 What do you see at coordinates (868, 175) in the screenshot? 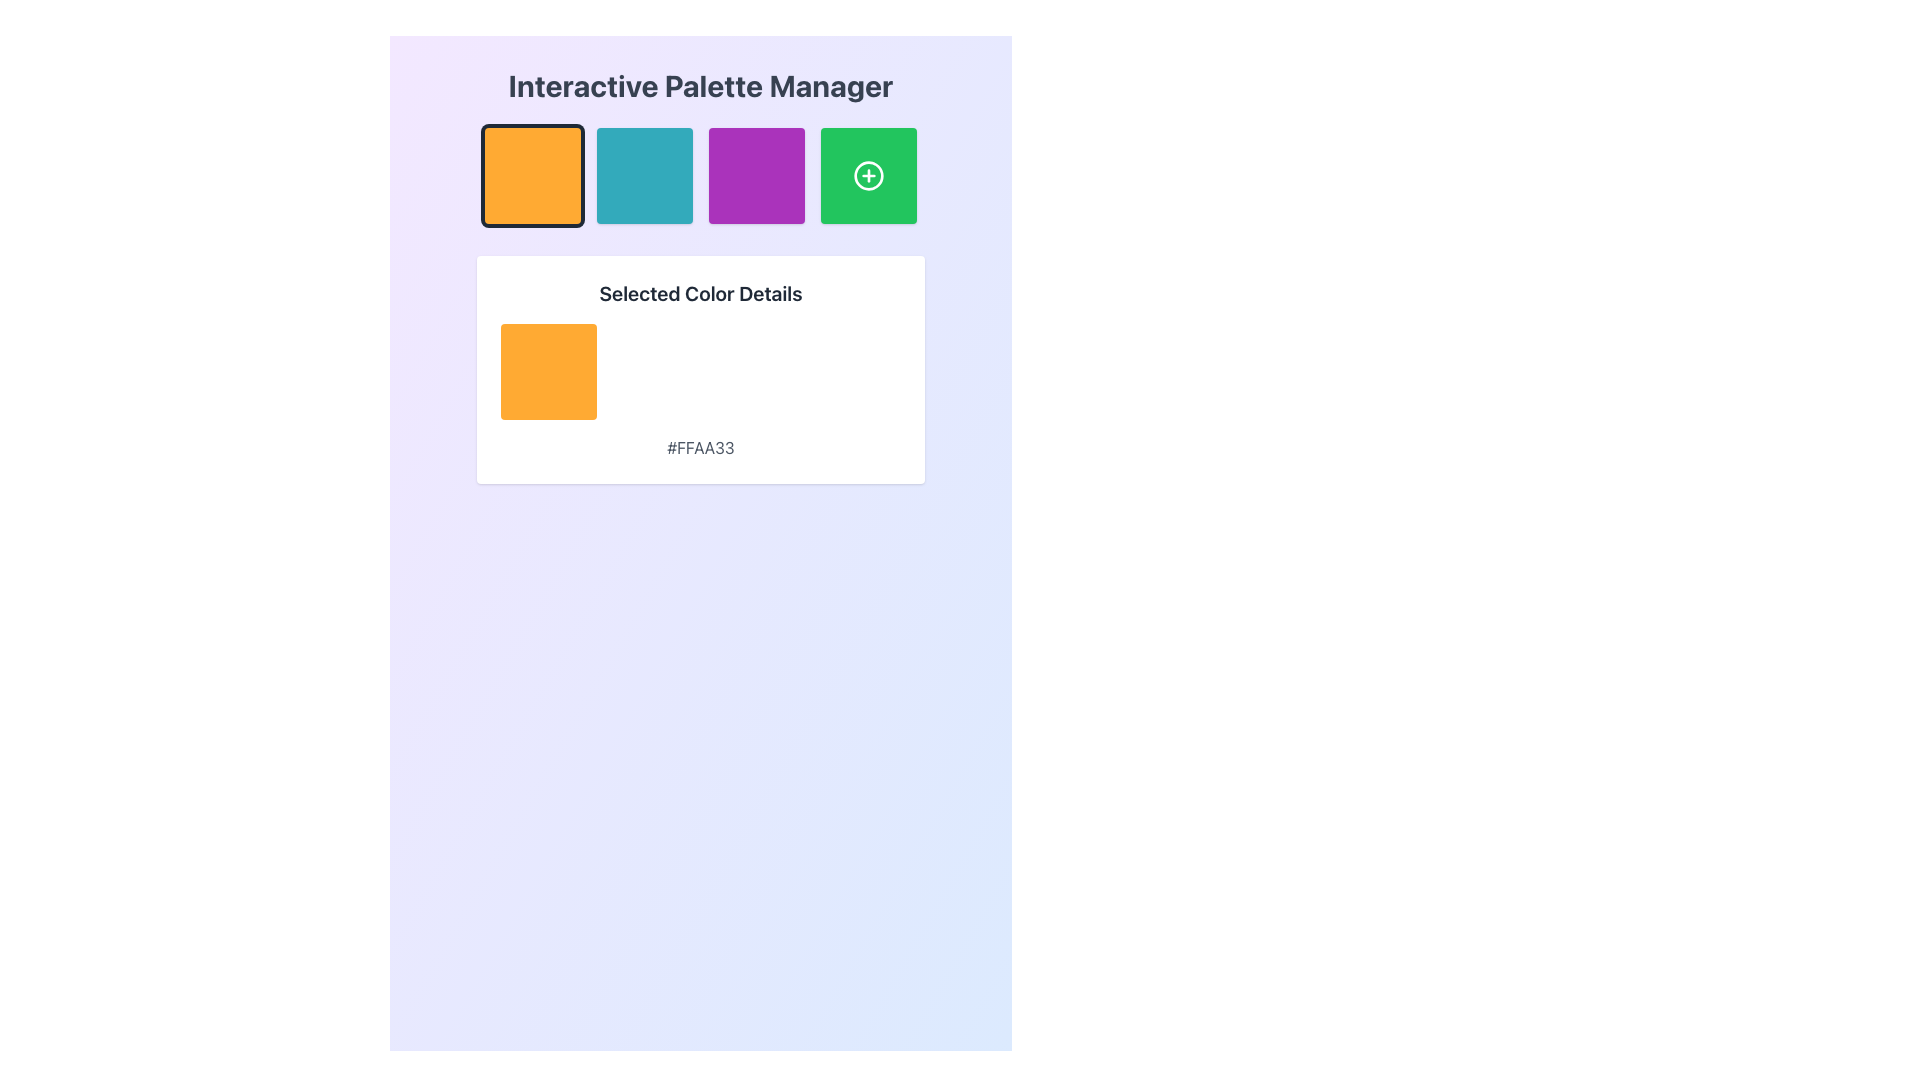
I see `the bright green square button with a white plus sign` at bounding box center [868, 175].